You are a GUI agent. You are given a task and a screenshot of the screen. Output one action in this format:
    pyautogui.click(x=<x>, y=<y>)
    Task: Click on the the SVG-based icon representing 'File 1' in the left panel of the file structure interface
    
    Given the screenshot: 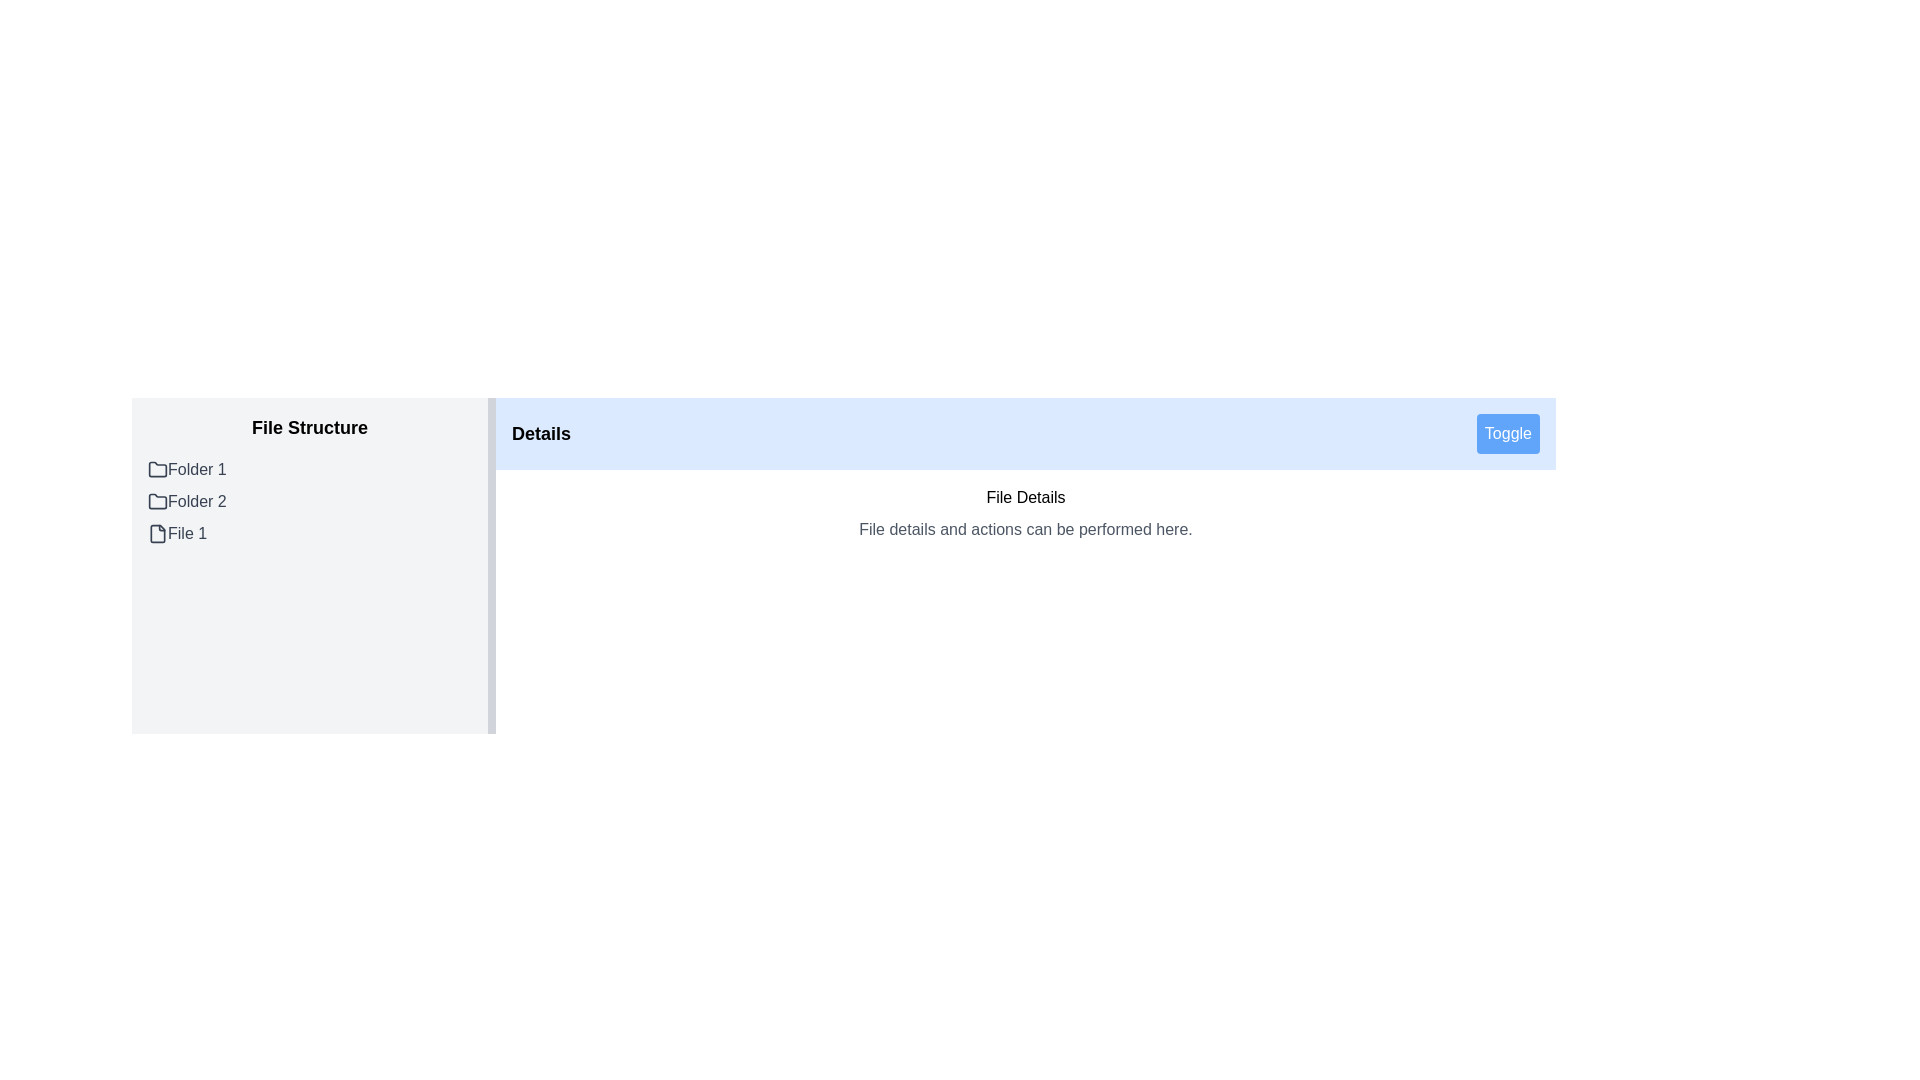 What is the action you would take?
    pyautogui.click(x=157, y=532)
    